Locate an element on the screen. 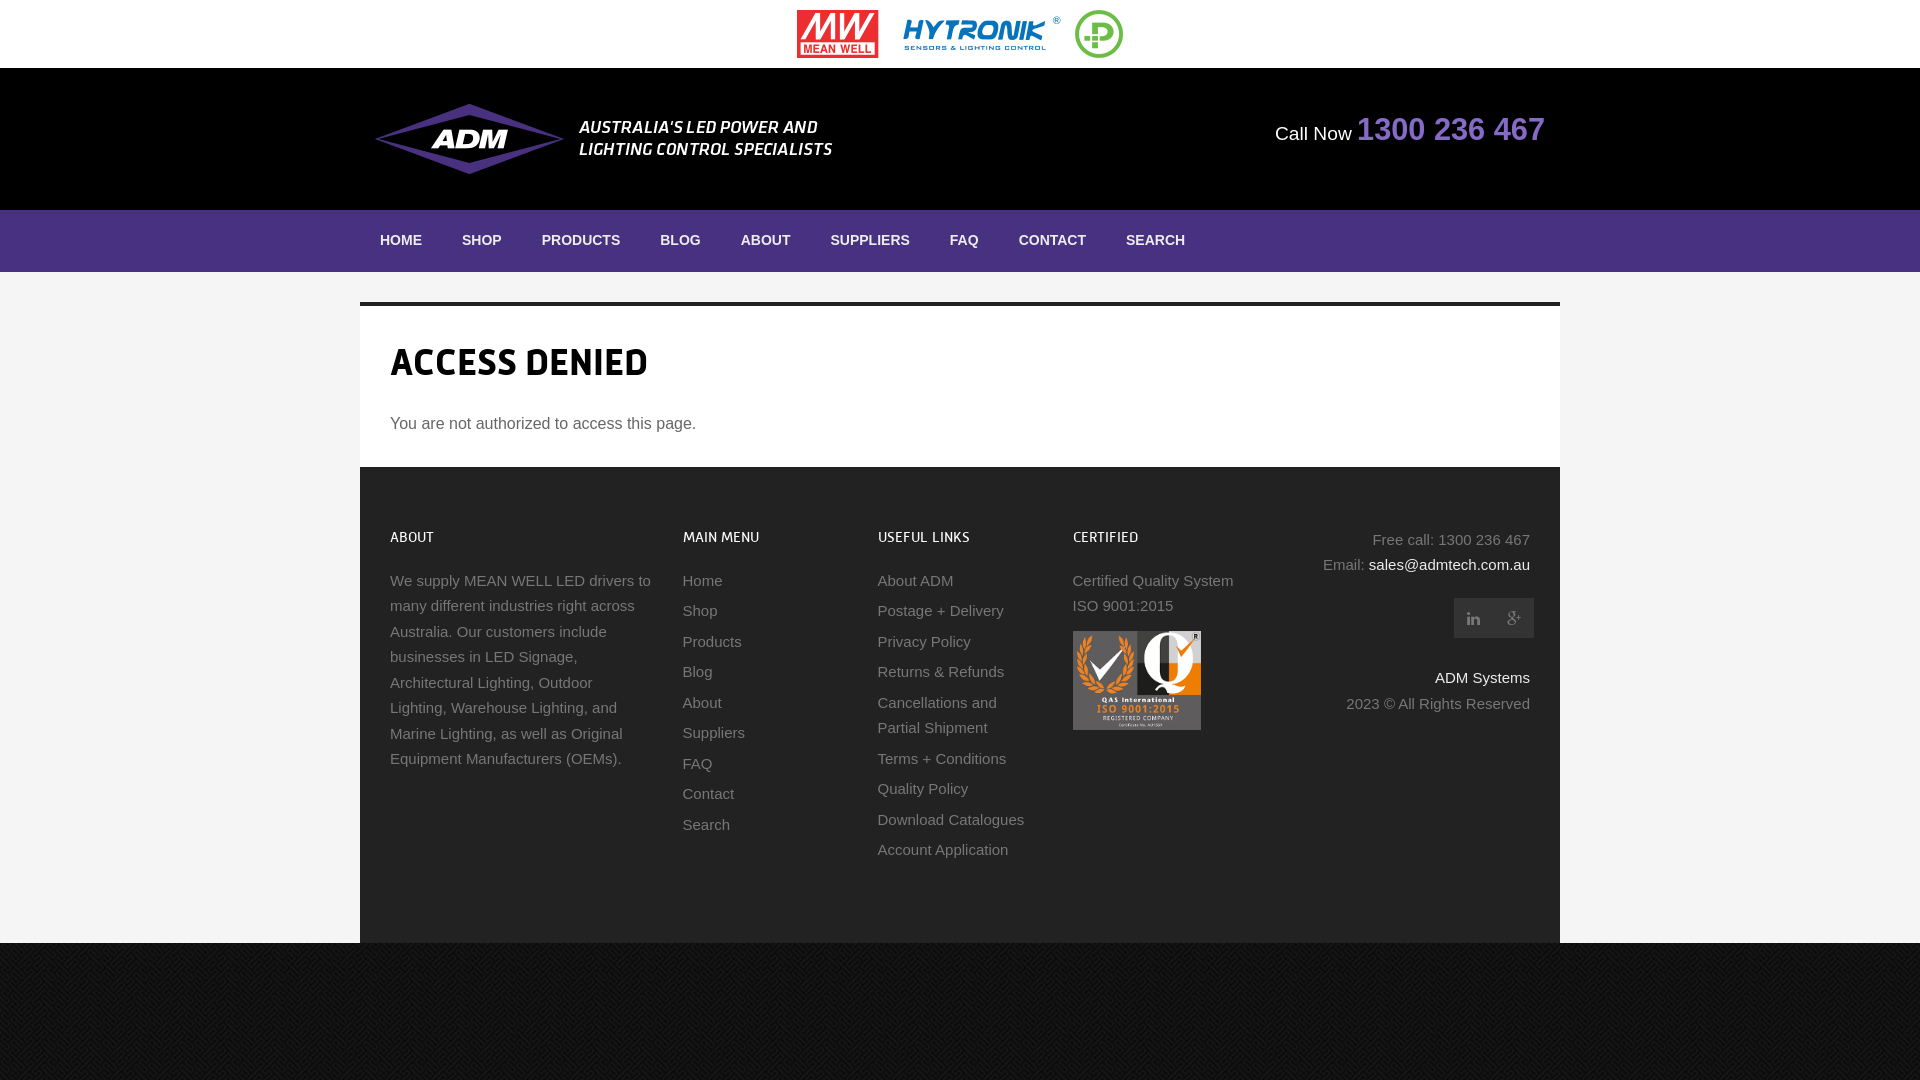  'Shop' is located at coordinates (699, 609).